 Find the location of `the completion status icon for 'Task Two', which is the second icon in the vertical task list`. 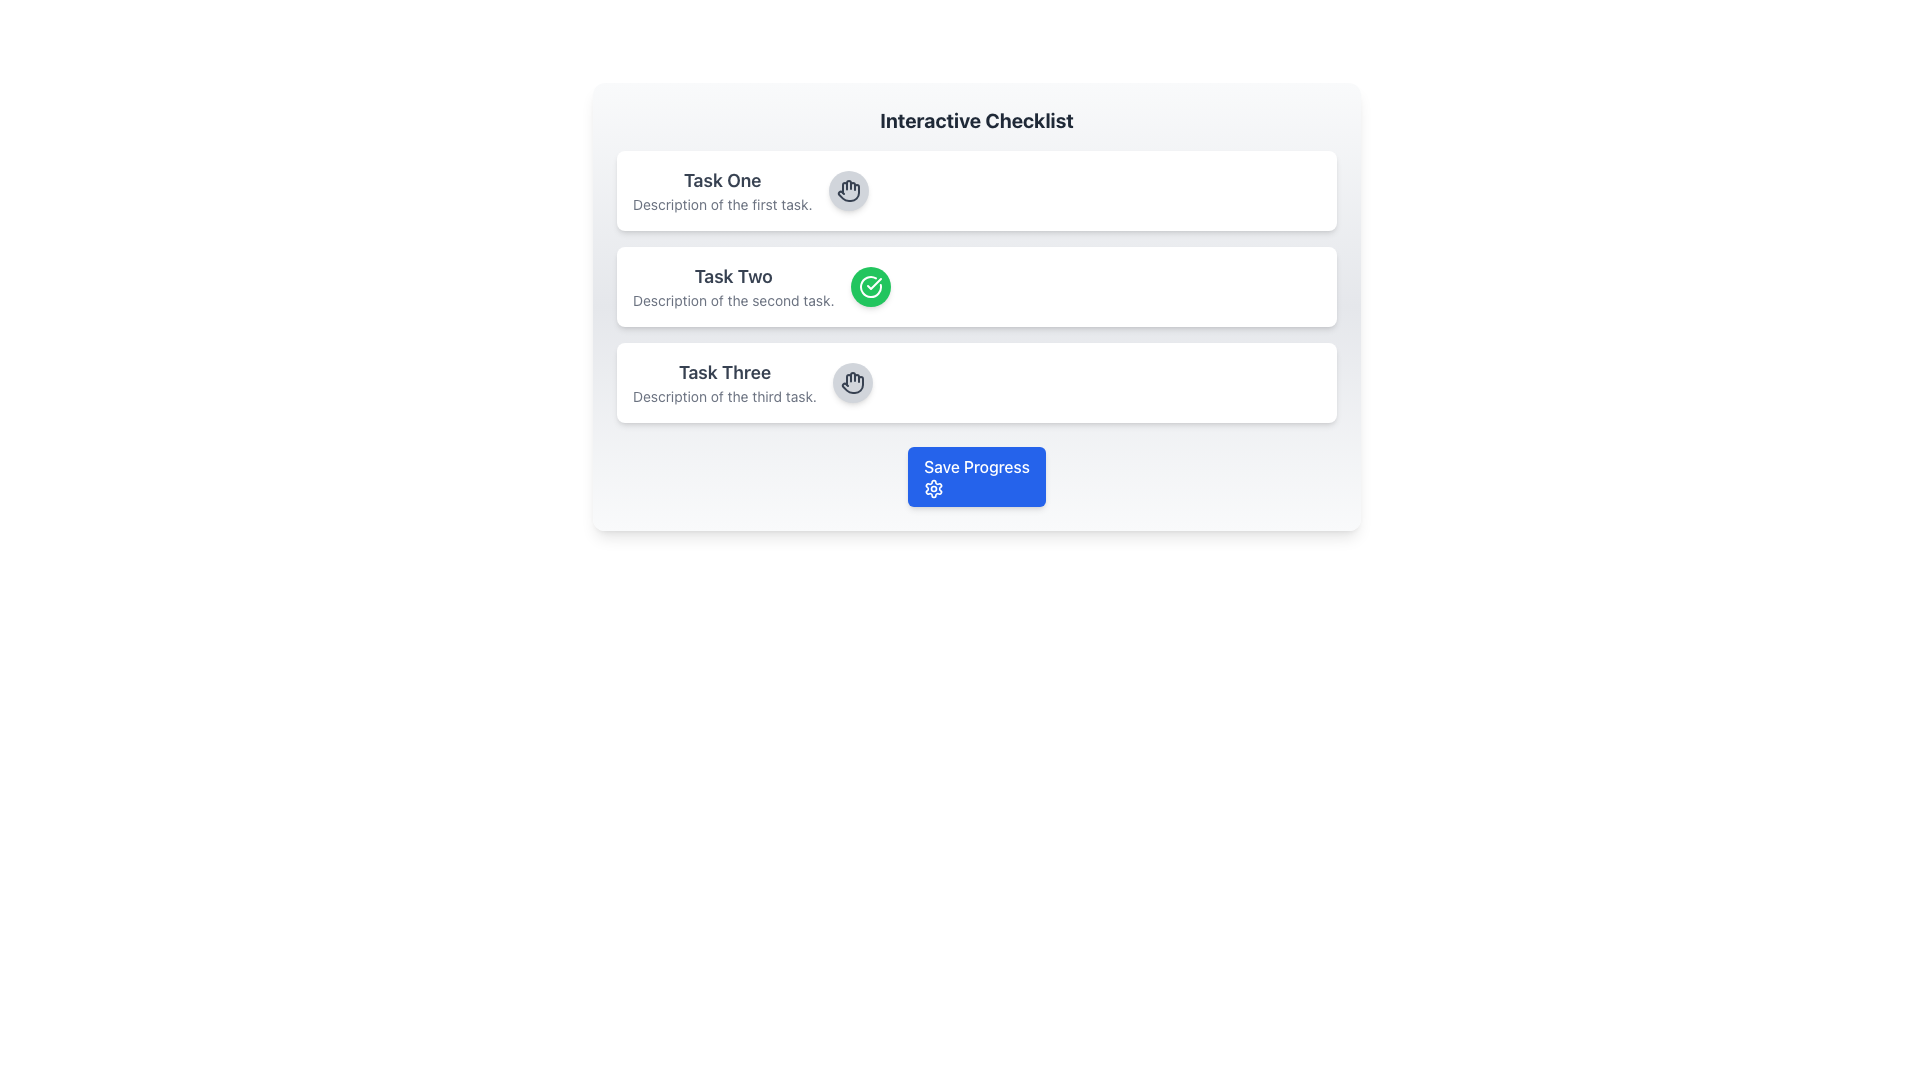

the completion status icon for 'Task Two', which is the second icon in the vertical task list is located at coordinates (870, 286).